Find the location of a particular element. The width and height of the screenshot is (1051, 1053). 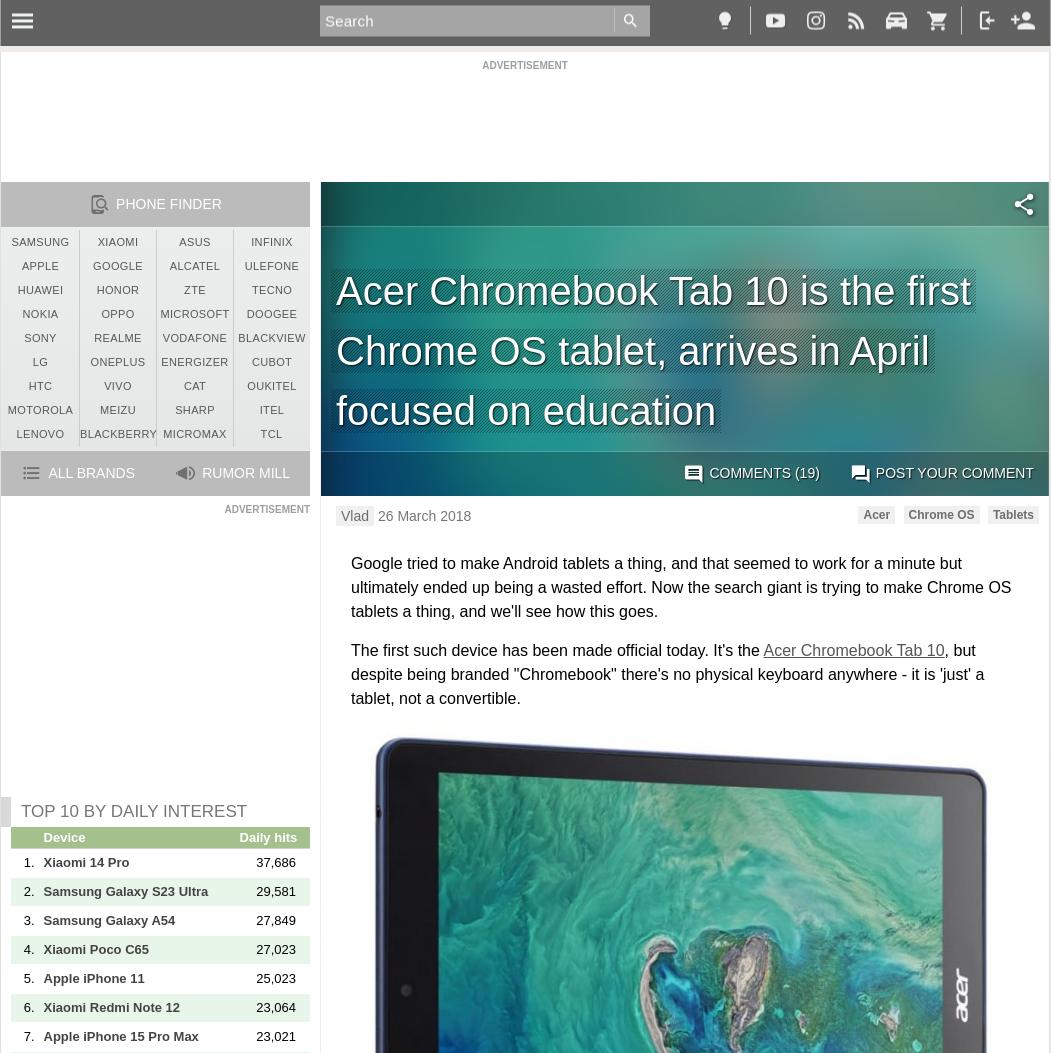

'Vlad' is located at coordinates (341, 515).